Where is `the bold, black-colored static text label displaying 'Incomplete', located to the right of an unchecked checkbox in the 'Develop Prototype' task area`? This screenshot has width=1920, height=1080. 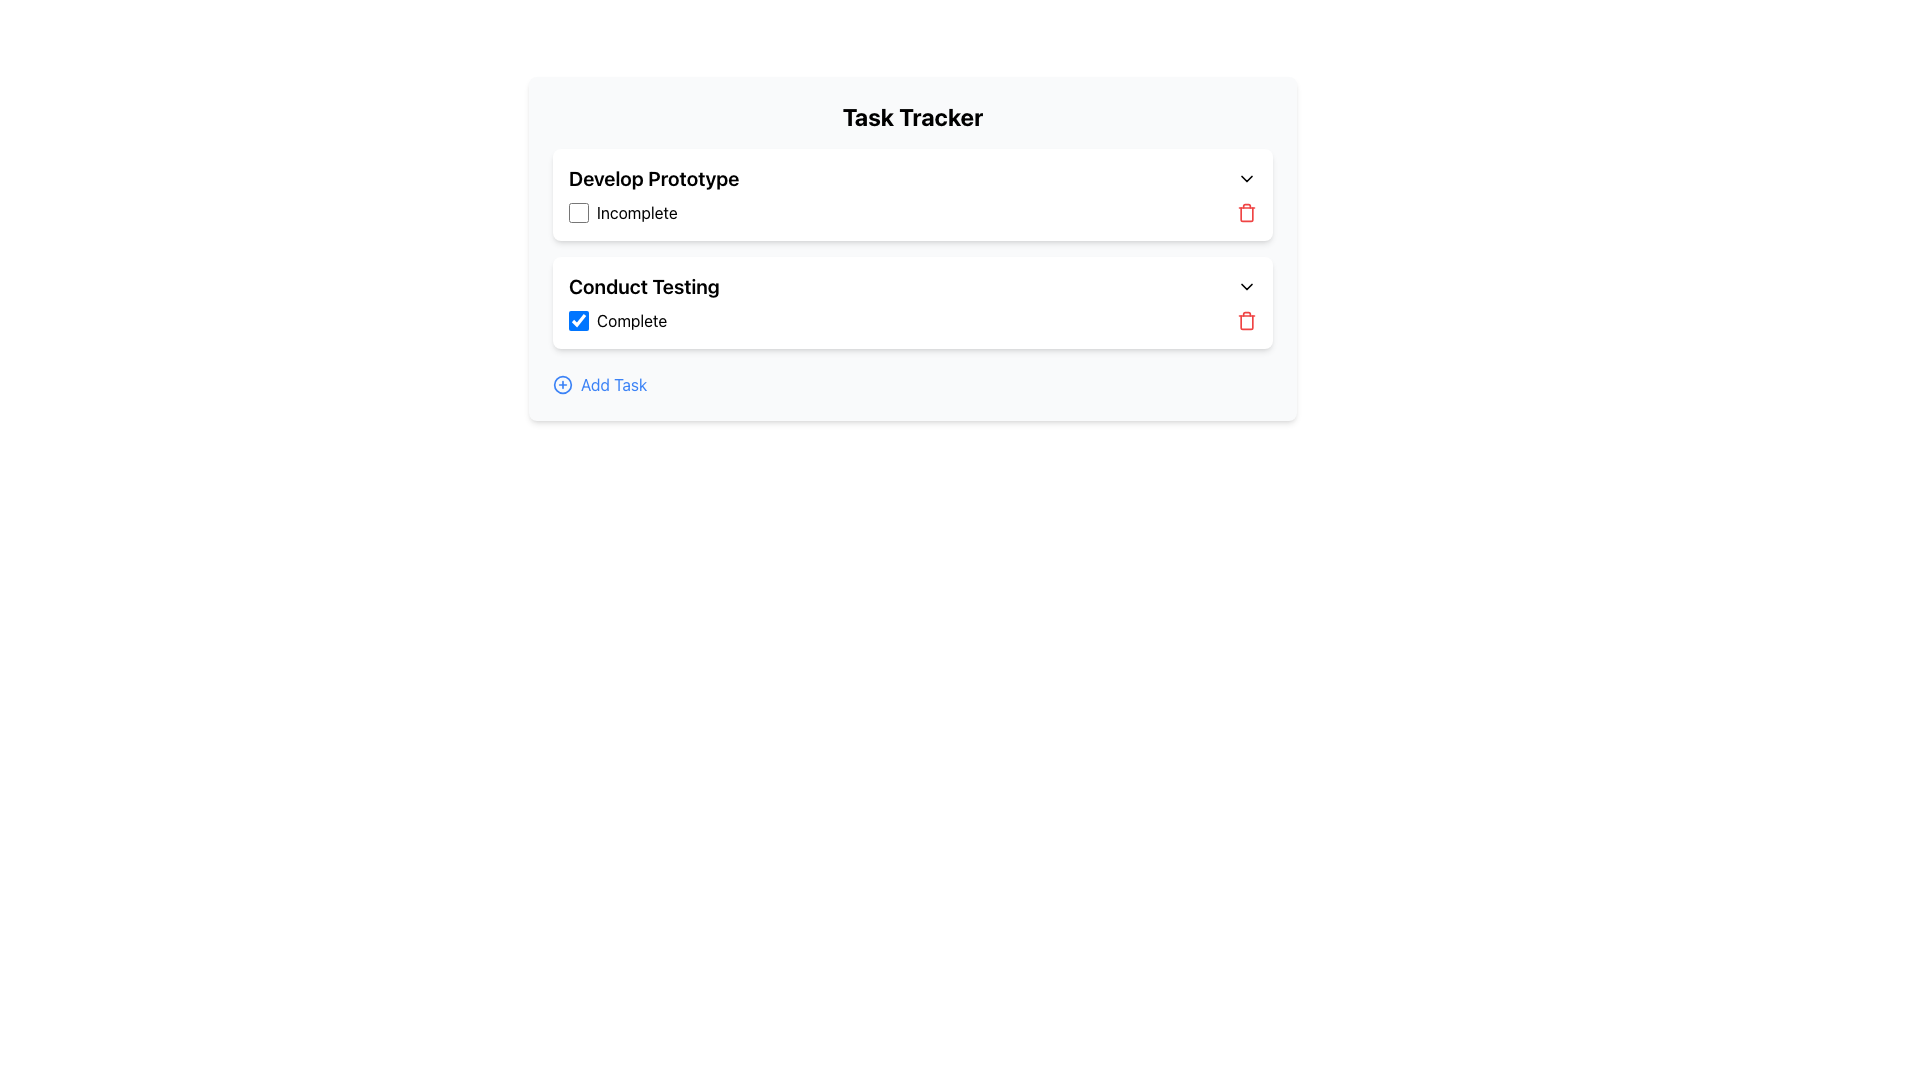
the bold, black-colored static text label displaying 'Incomplete', located to the right of an unchecked checkbox in the 'Develop Prototype' task area is located at coordinates (636, 212).